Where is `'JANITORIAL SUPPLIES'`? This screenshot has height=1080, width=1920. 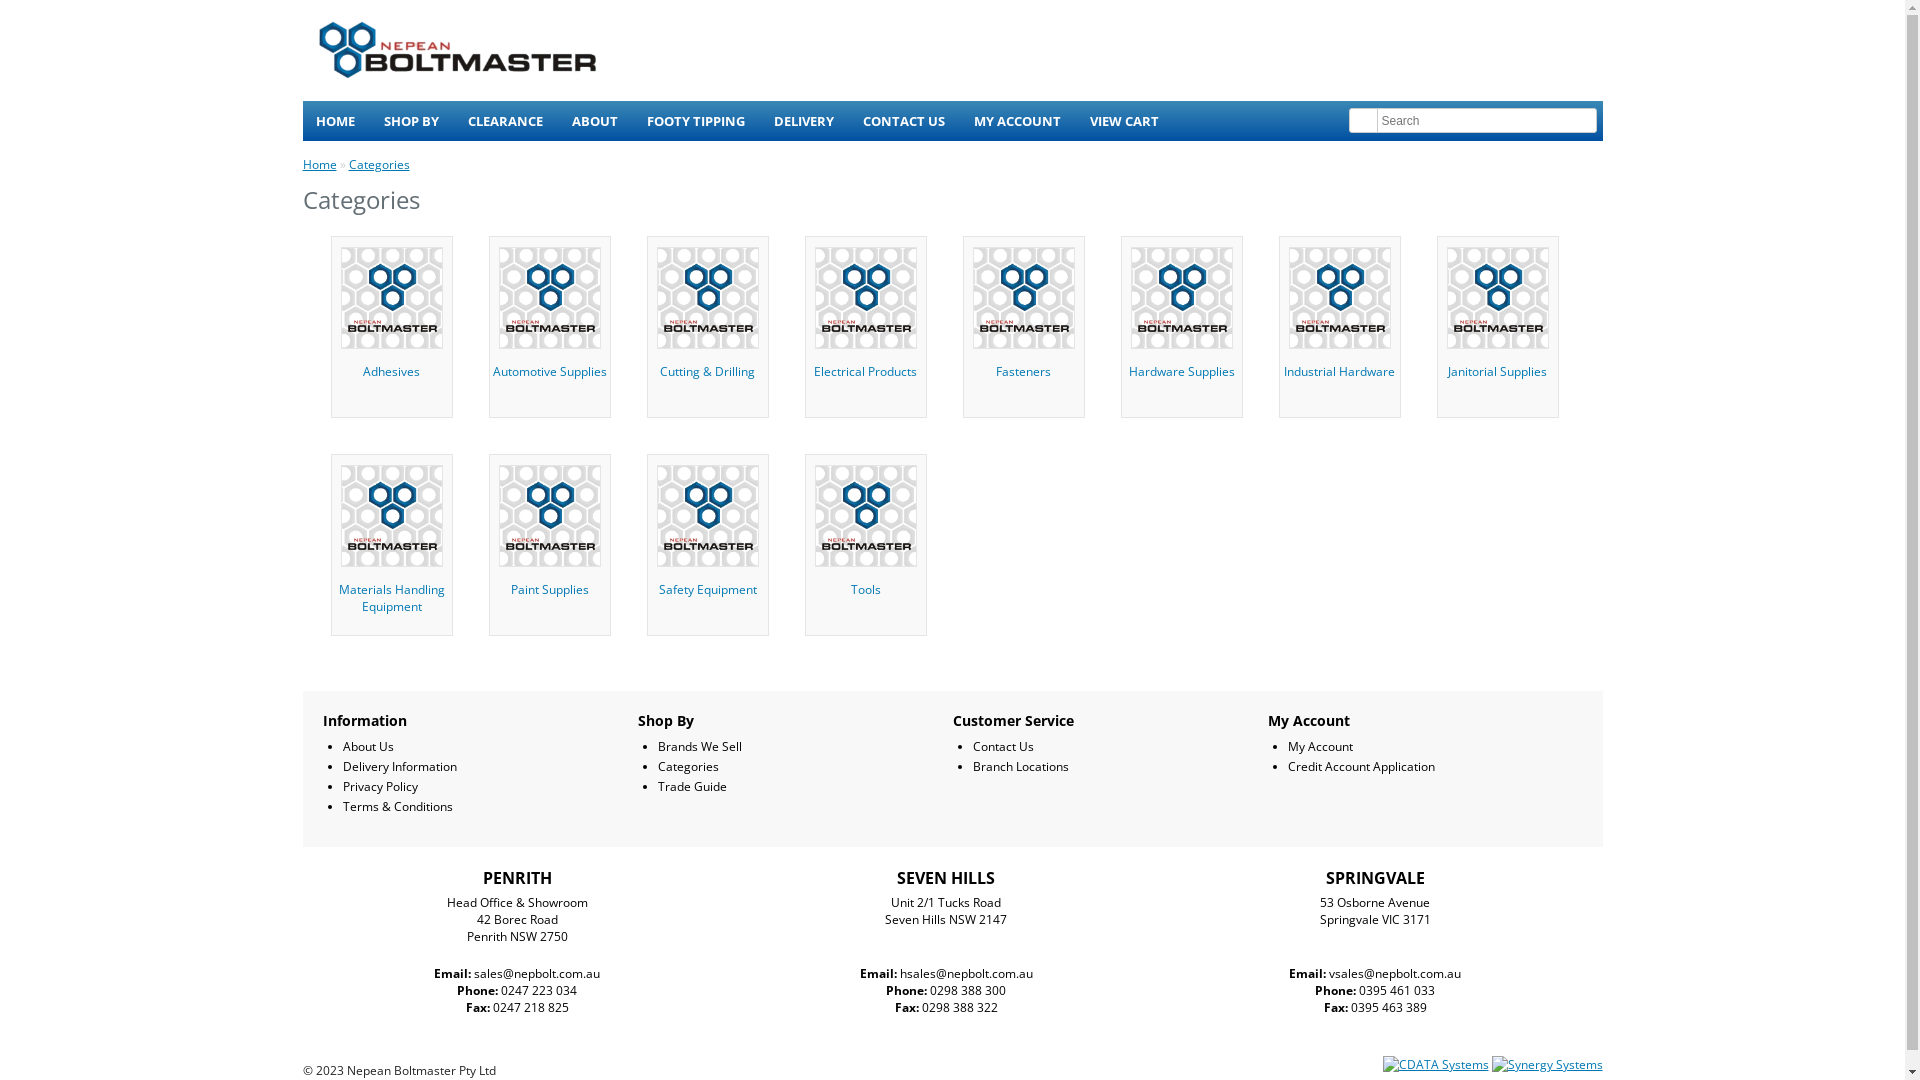 'JANITORIAL SUPPLIES' is located at coordinates (1497, 297).